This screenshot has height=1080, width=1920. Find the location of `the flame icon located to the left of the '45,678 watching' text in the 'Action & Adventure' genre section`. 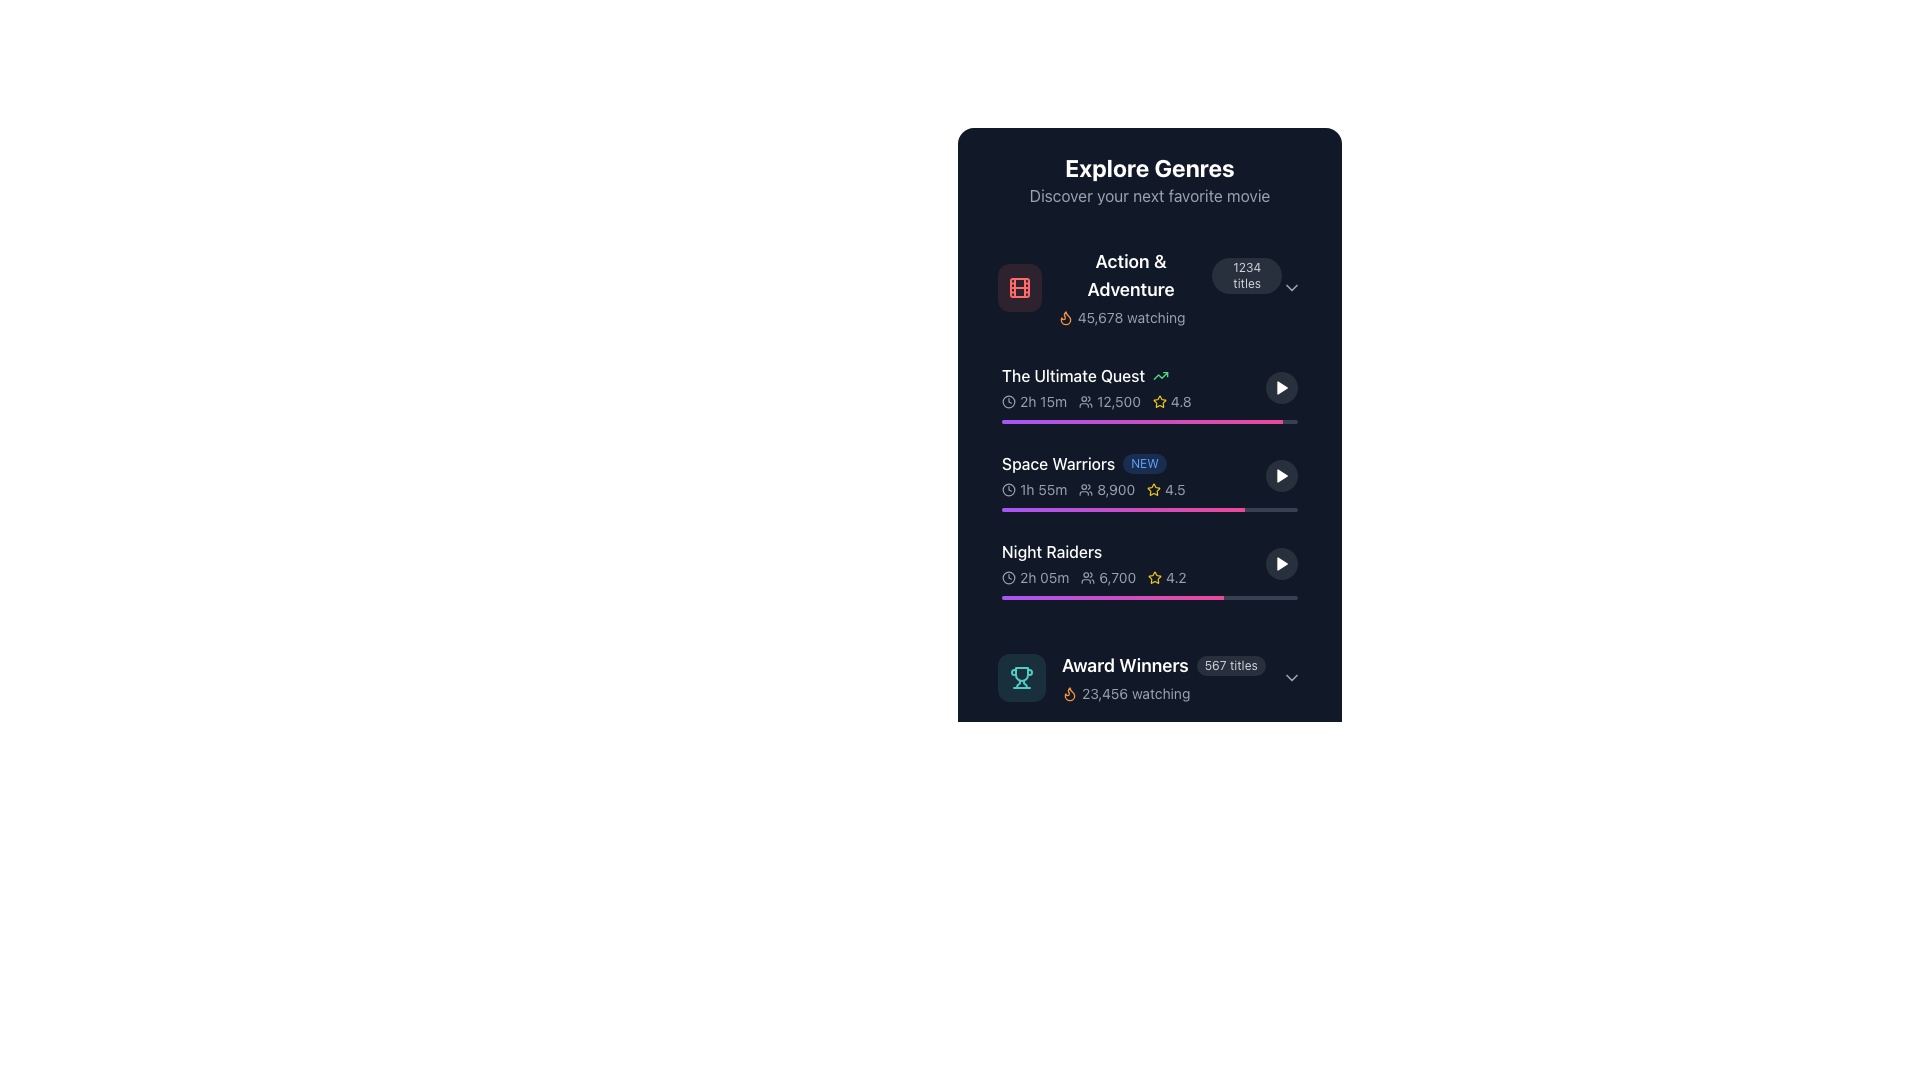

the flame icon located to the left of the '45,678 watching' text in the 'Action & Adventure' genre section is located at coordinates (1064, 316).